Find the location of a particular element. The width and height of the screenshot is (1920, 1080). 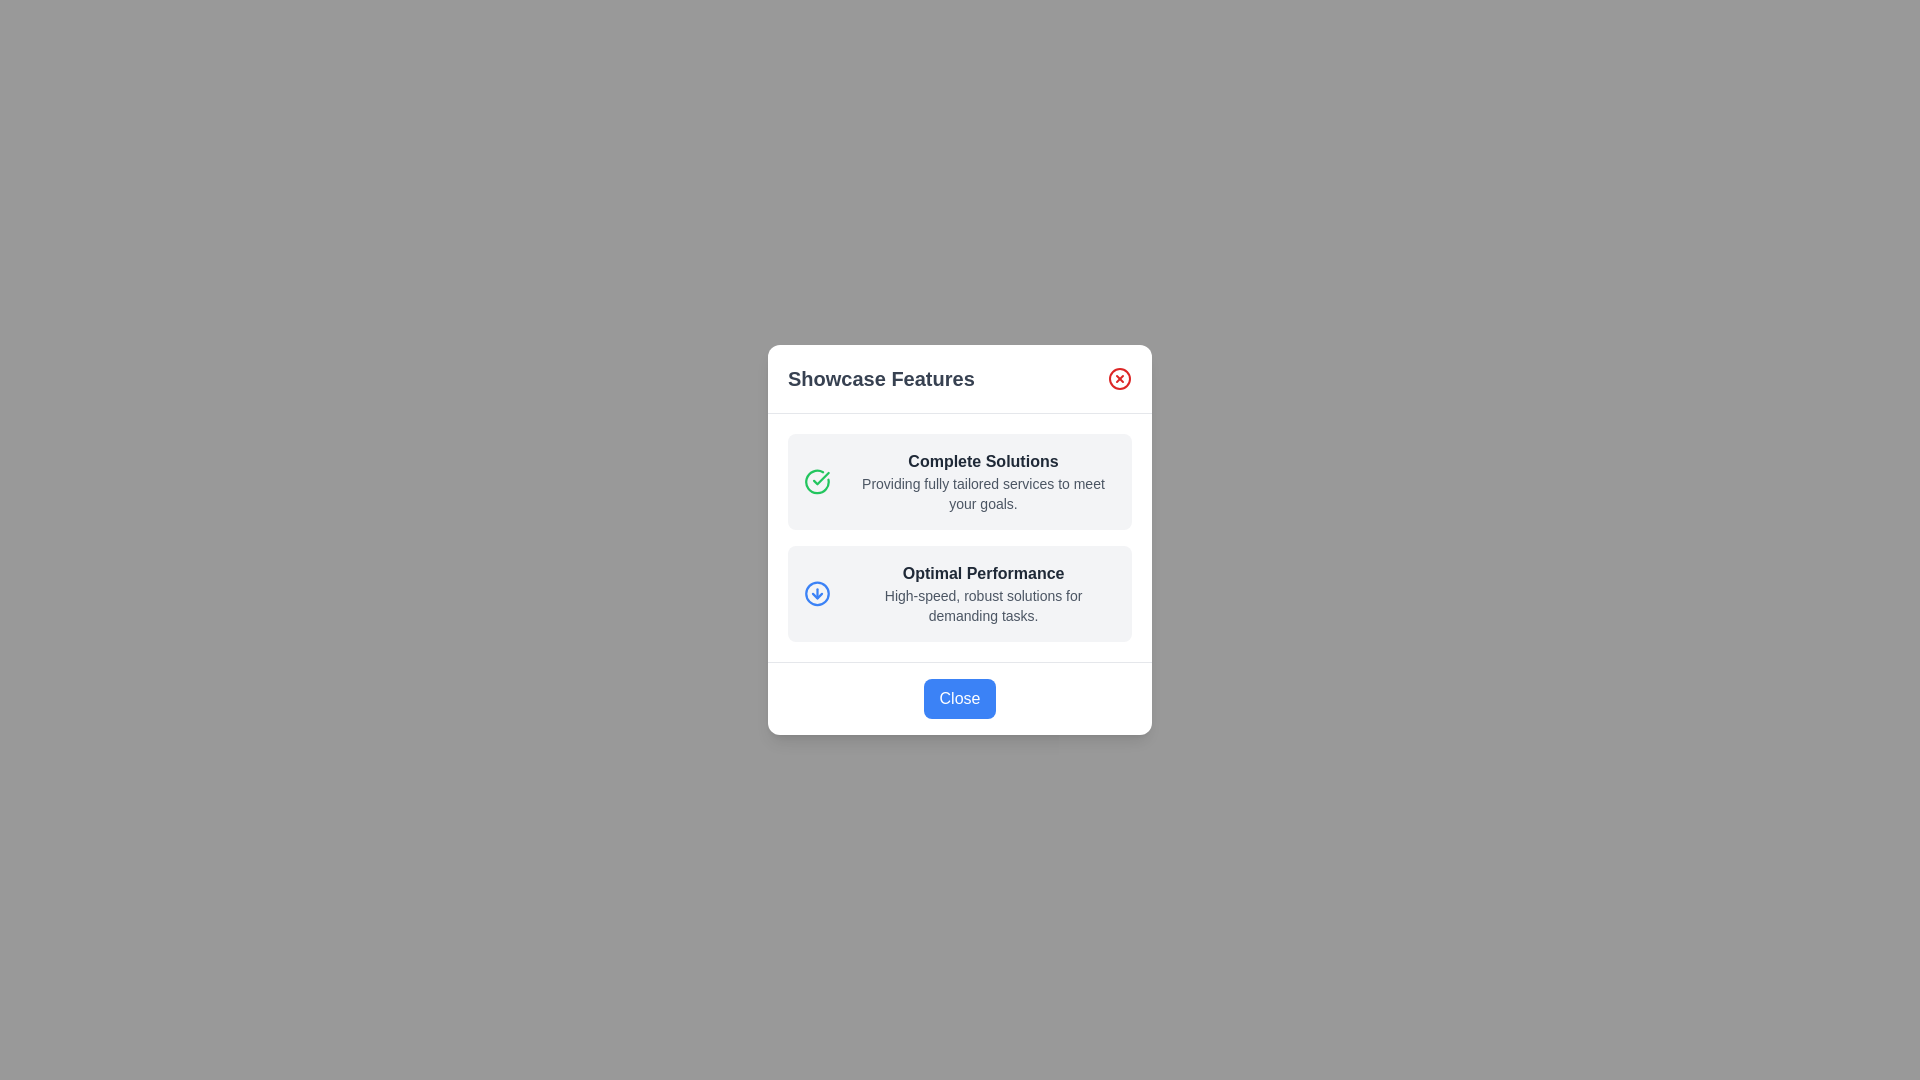

the icon representing the feature 'Complete Solutions' is located at coordinates (816, 482).